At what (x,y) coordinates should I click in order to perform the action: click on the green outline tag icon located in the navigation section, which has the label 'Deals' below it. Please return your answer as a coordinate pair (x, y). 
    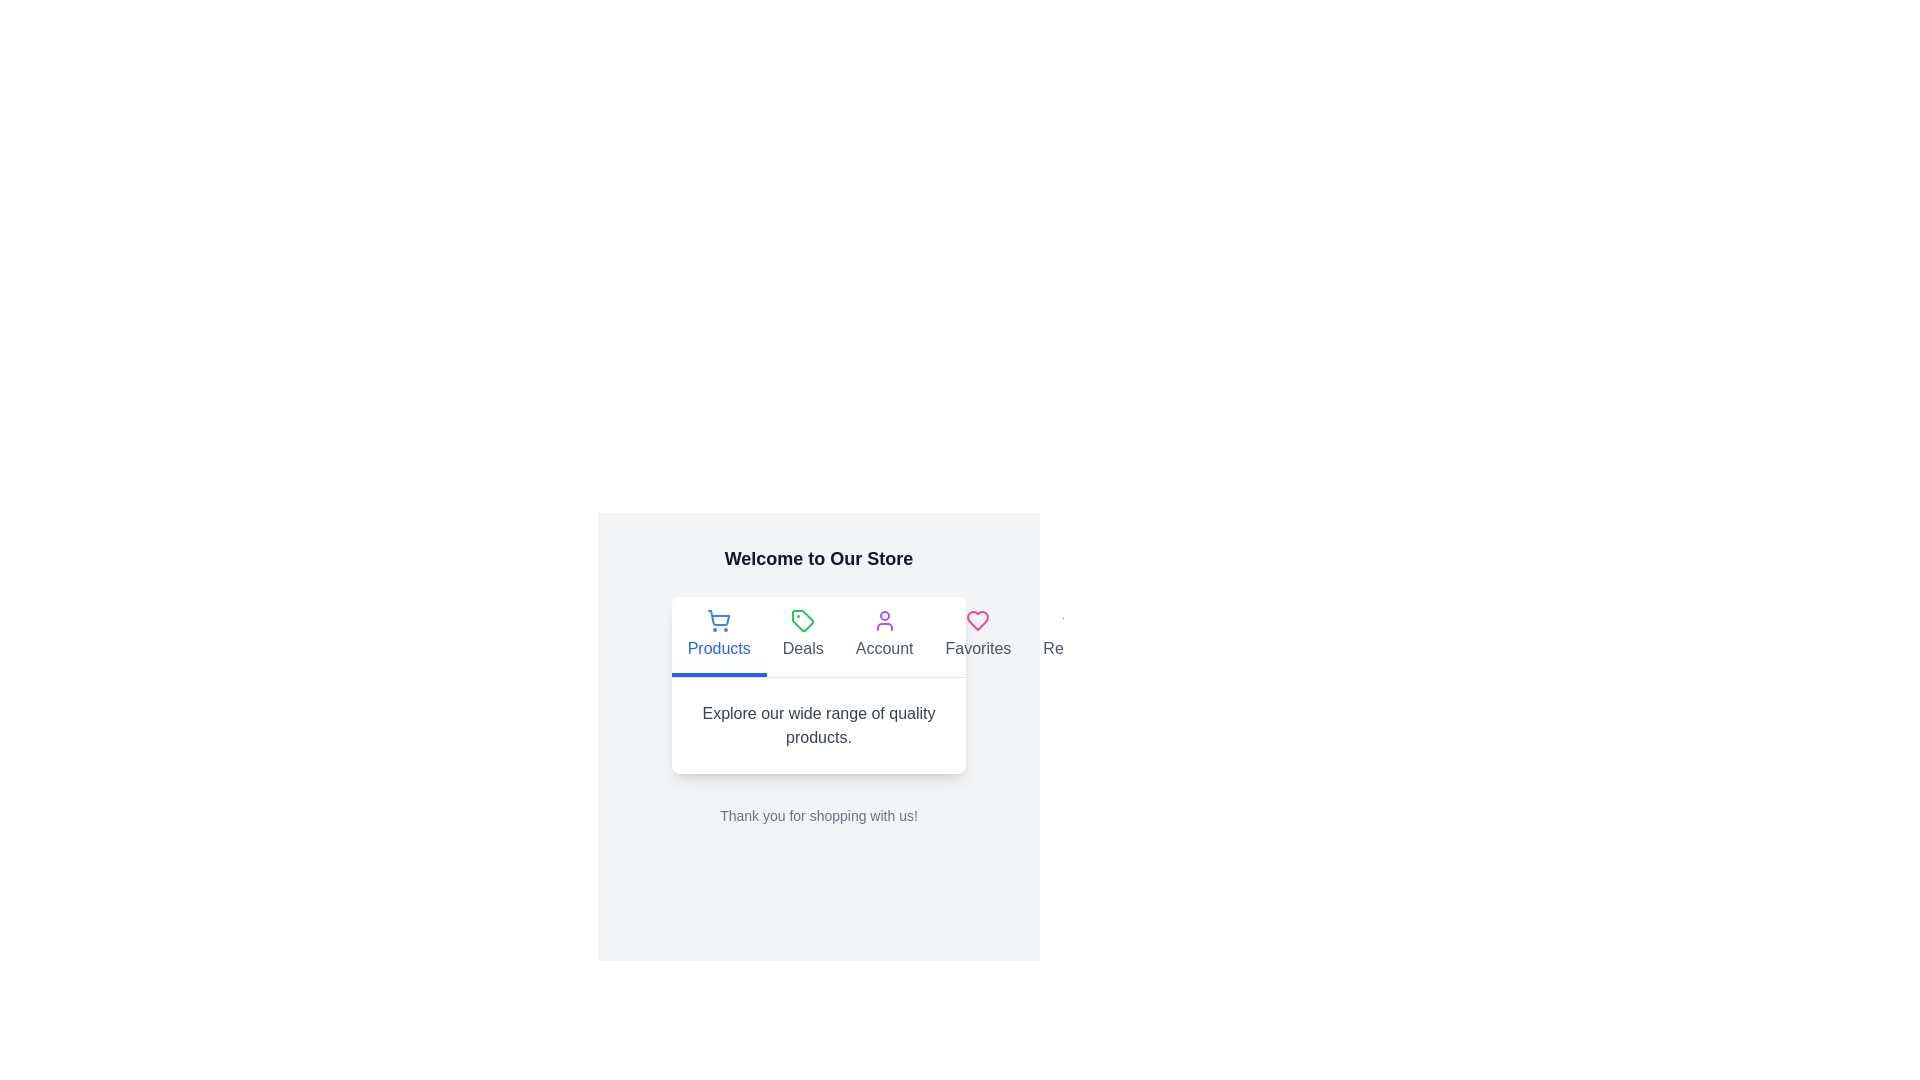
    Looking at the image, I should click on (803, 620).